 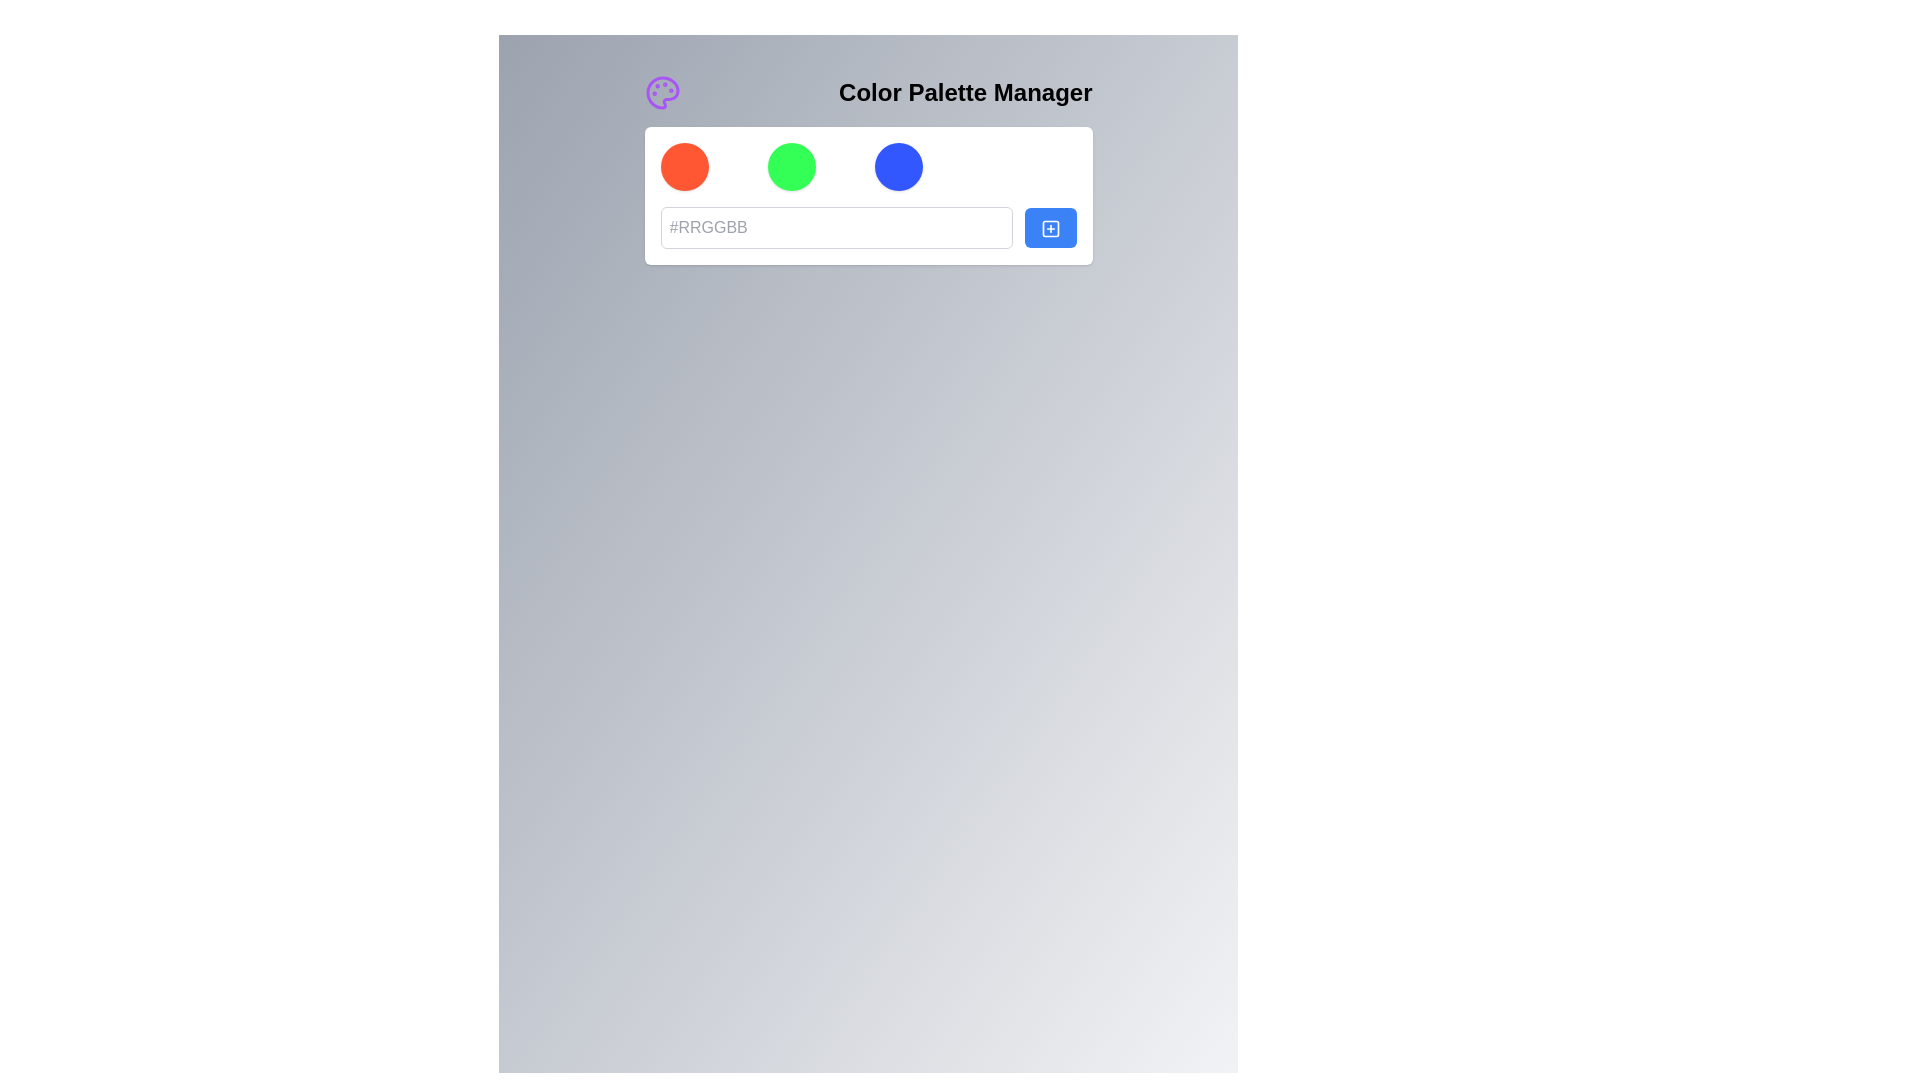 I want to click on the blue rectangular button with a plus symbol icon, so click(x=1049, y=226).